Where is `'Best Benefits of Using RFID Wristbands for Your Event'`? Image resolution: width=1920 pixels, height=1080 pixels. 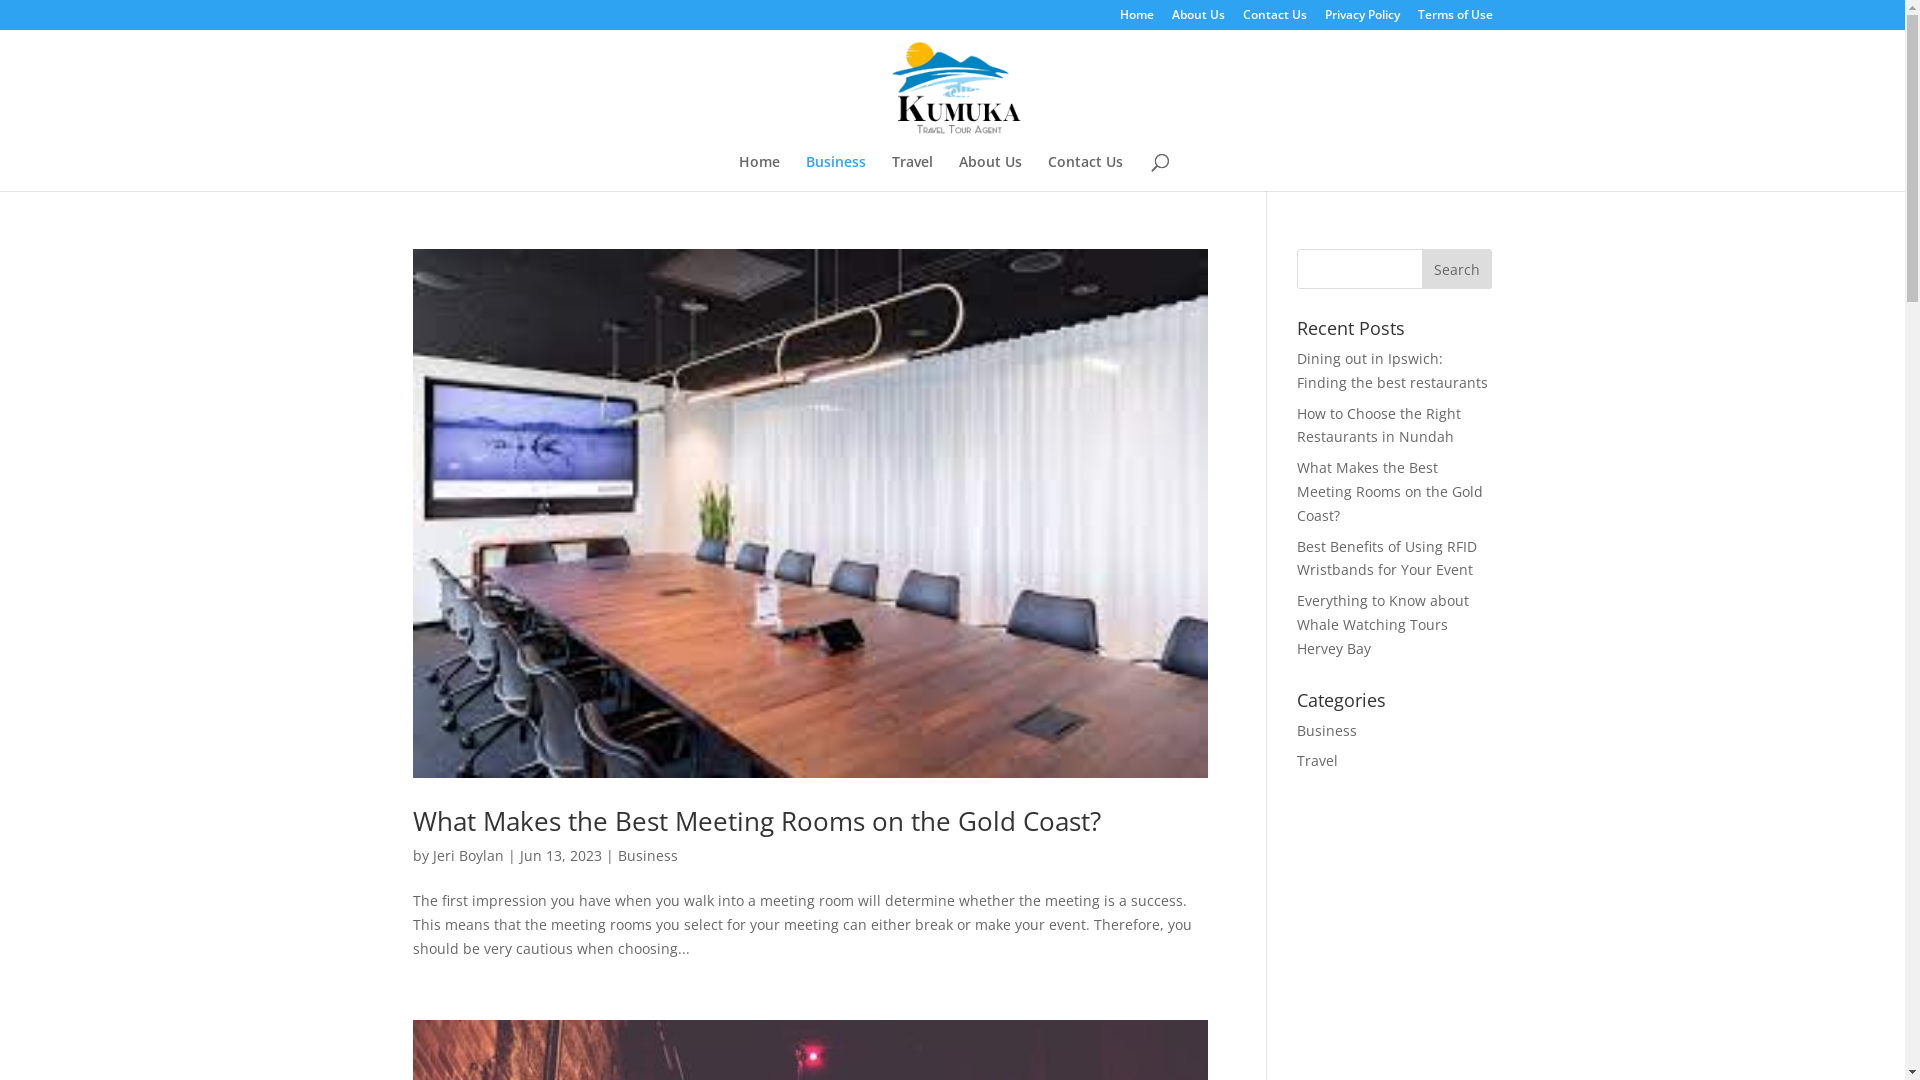 'Best Benefits of Using RFID Wristbands for Your Event' is located at coordinates (1386, 558).